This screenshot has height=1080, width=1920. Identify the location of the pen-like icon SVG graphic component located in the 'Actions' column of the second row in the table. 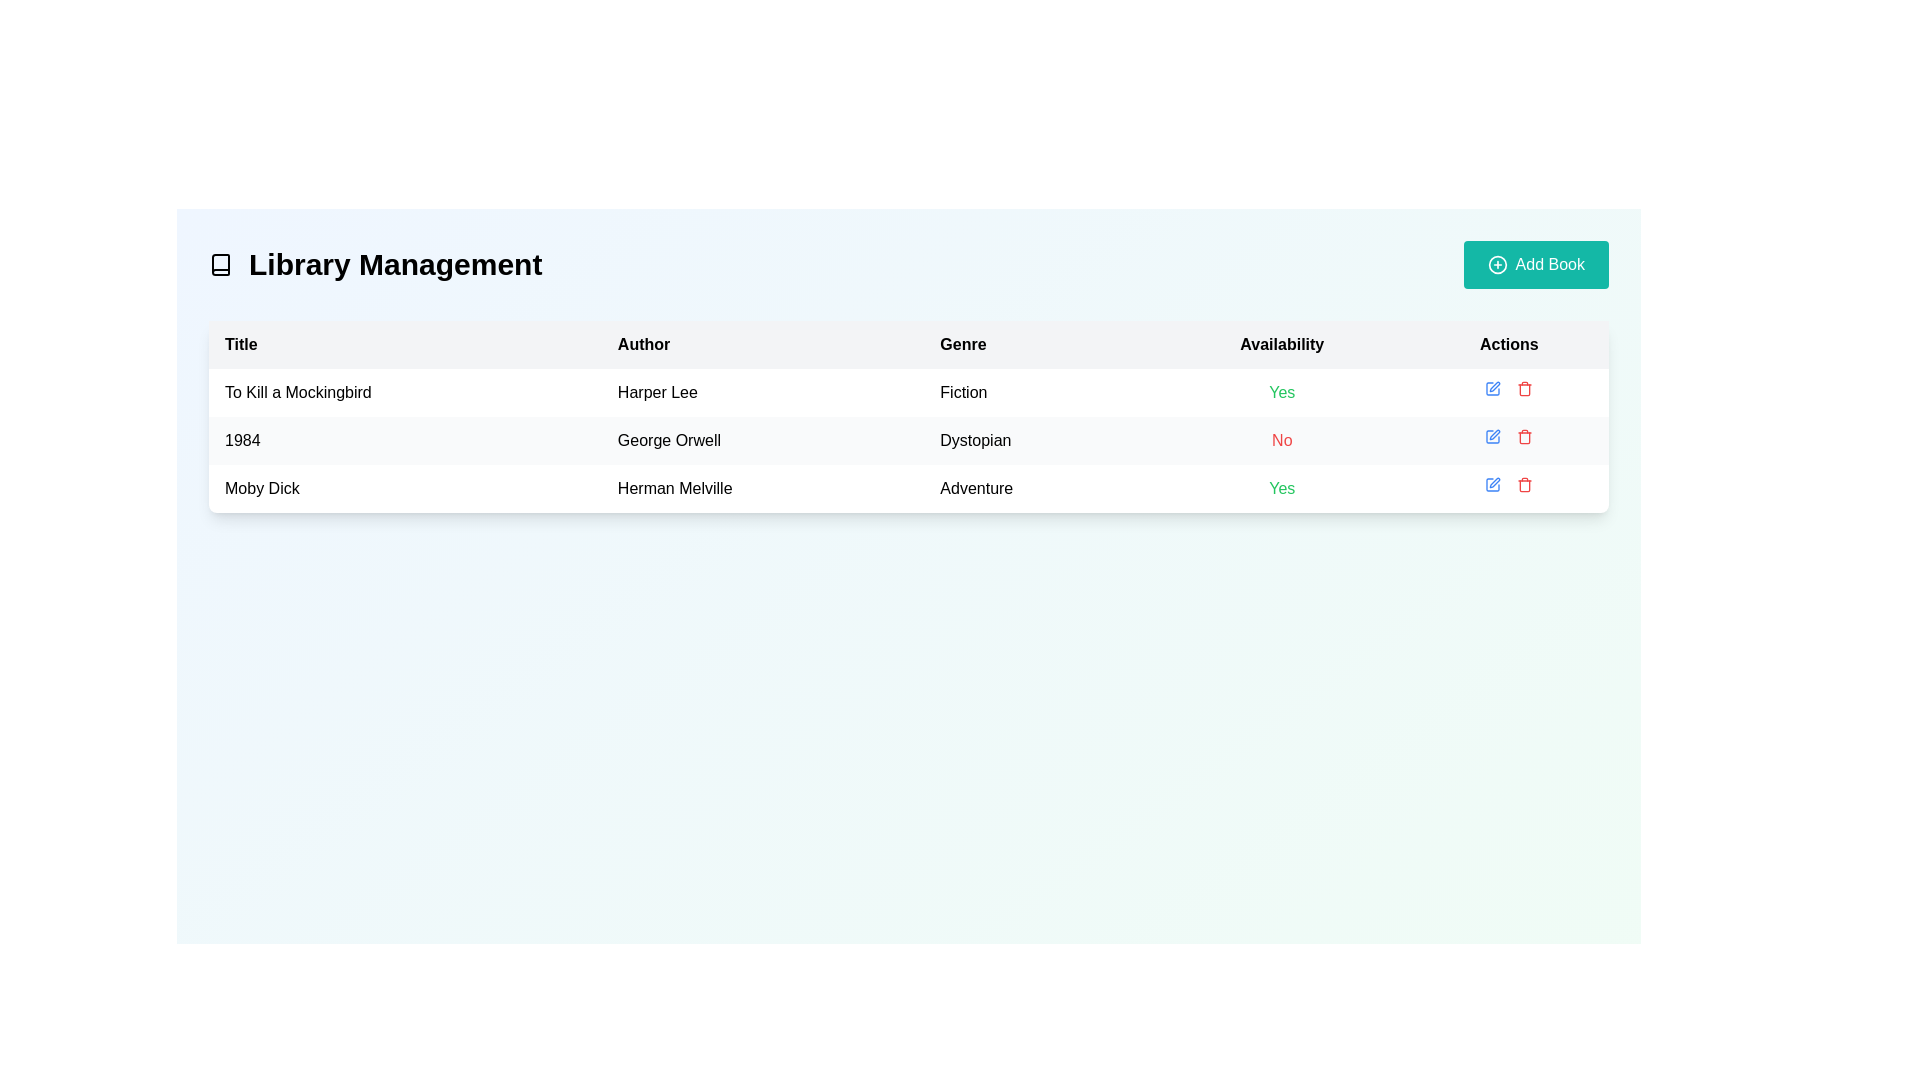
(1495, 434).